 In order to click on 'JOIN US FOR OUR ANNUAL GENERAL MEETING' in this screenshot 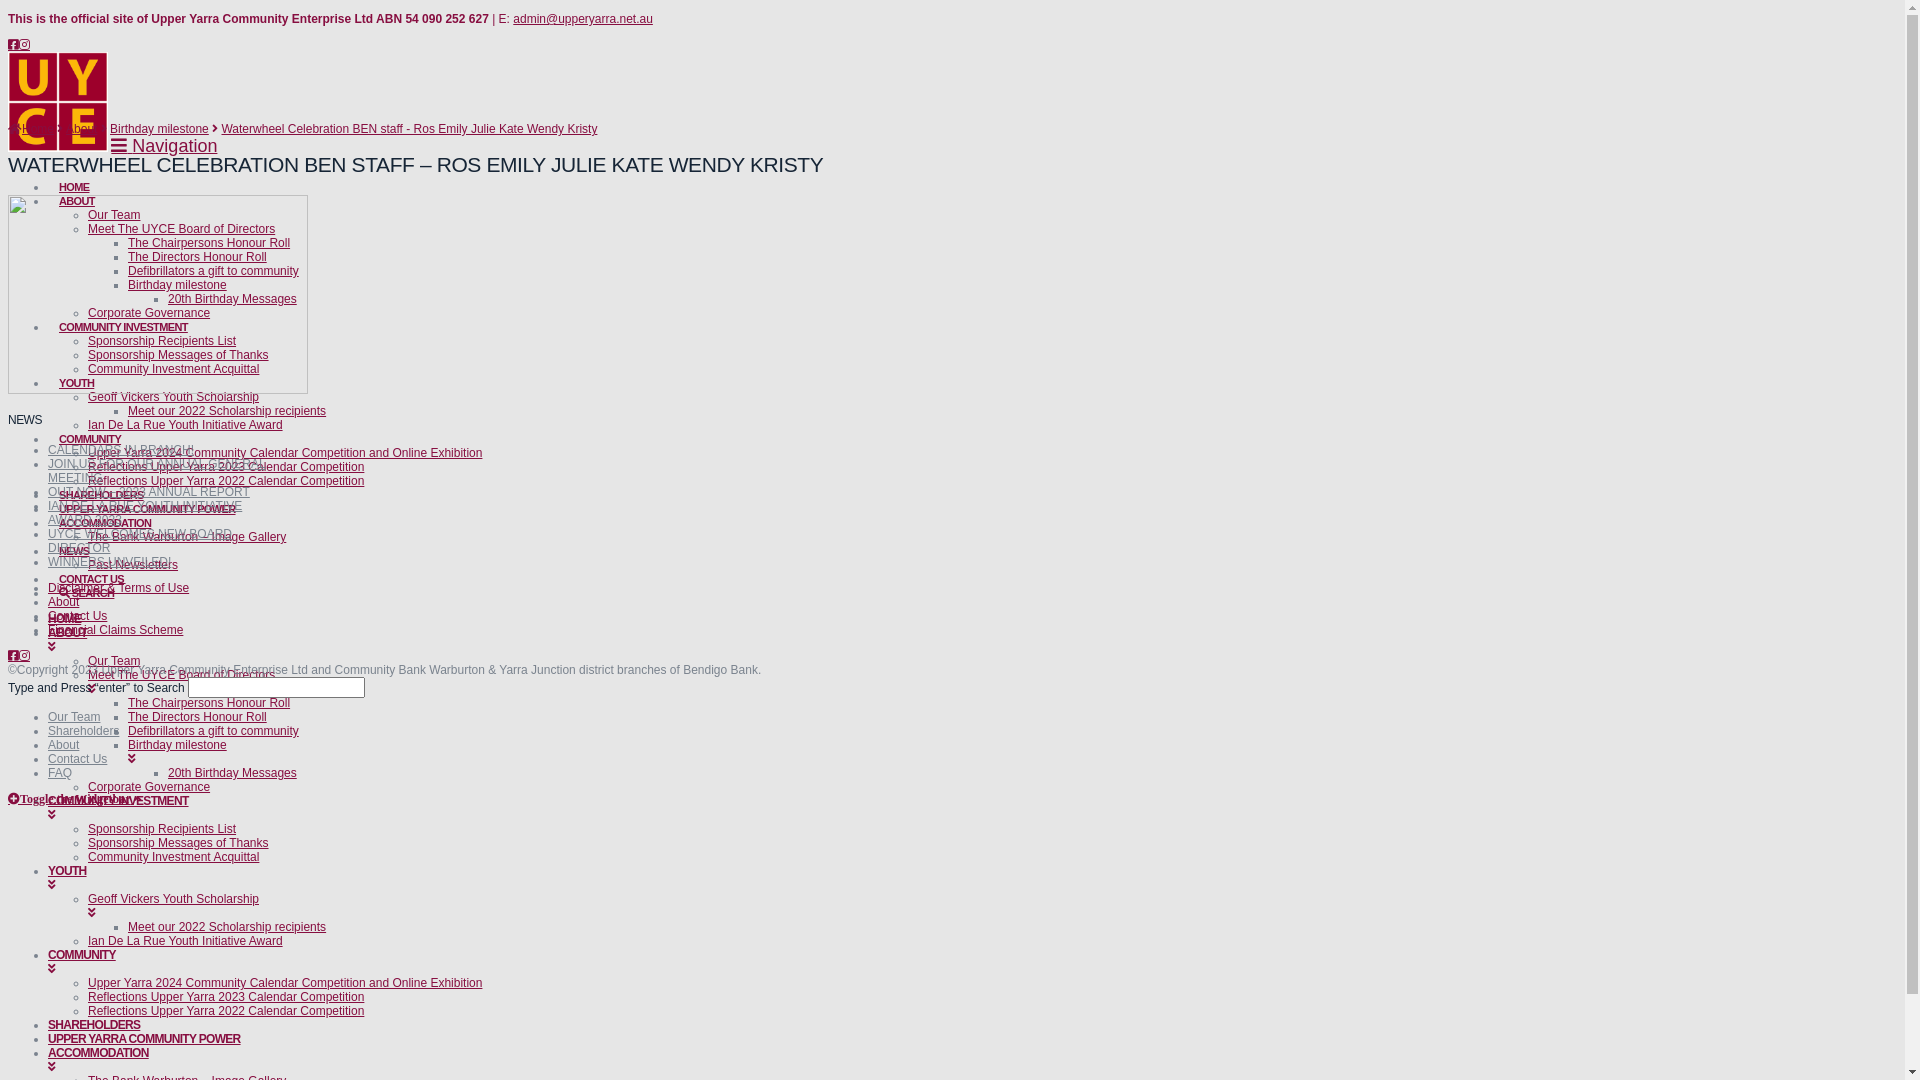, I will do `click(156, 470)`.